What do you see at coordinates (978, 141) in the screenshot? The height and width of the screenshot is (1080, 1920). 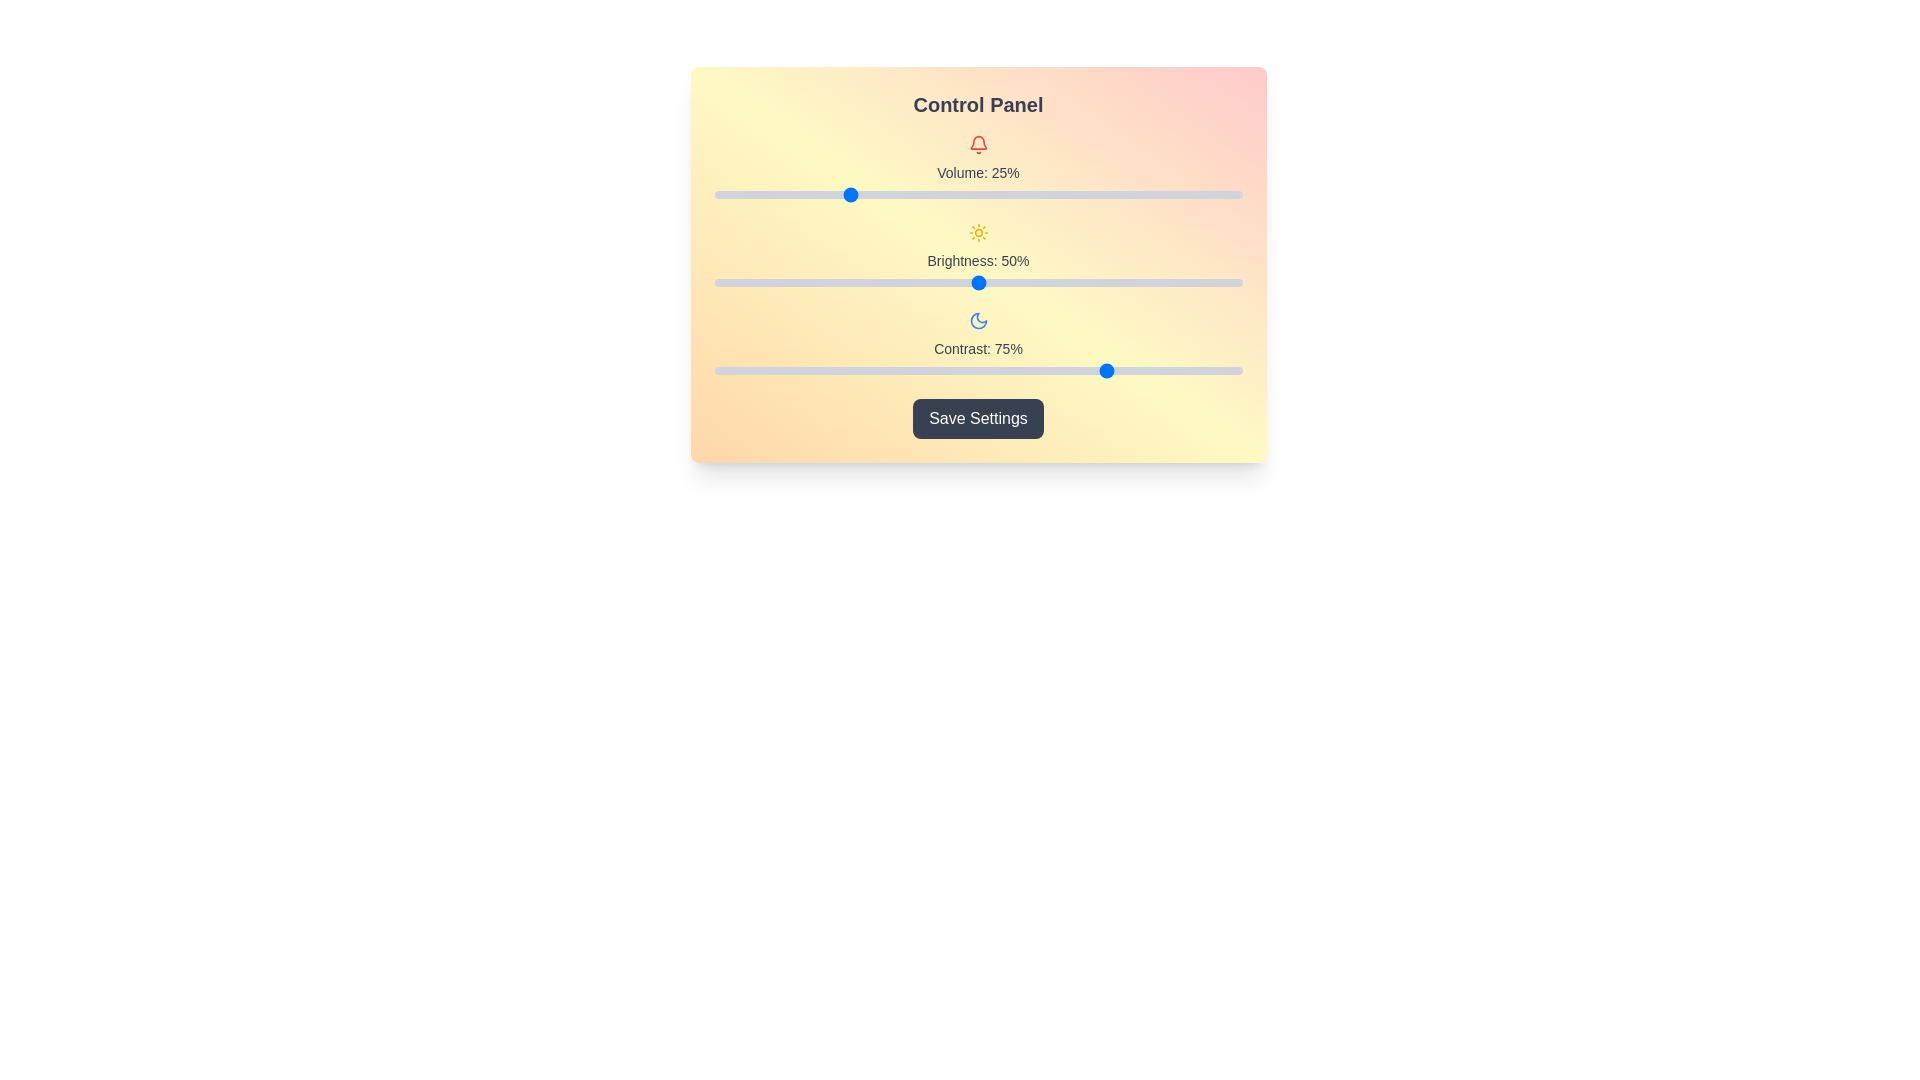 I see `the notification bell icon located at the top-center of the Control Panel interface, above the Volume: 25% label` at bounding box center [978, 141].